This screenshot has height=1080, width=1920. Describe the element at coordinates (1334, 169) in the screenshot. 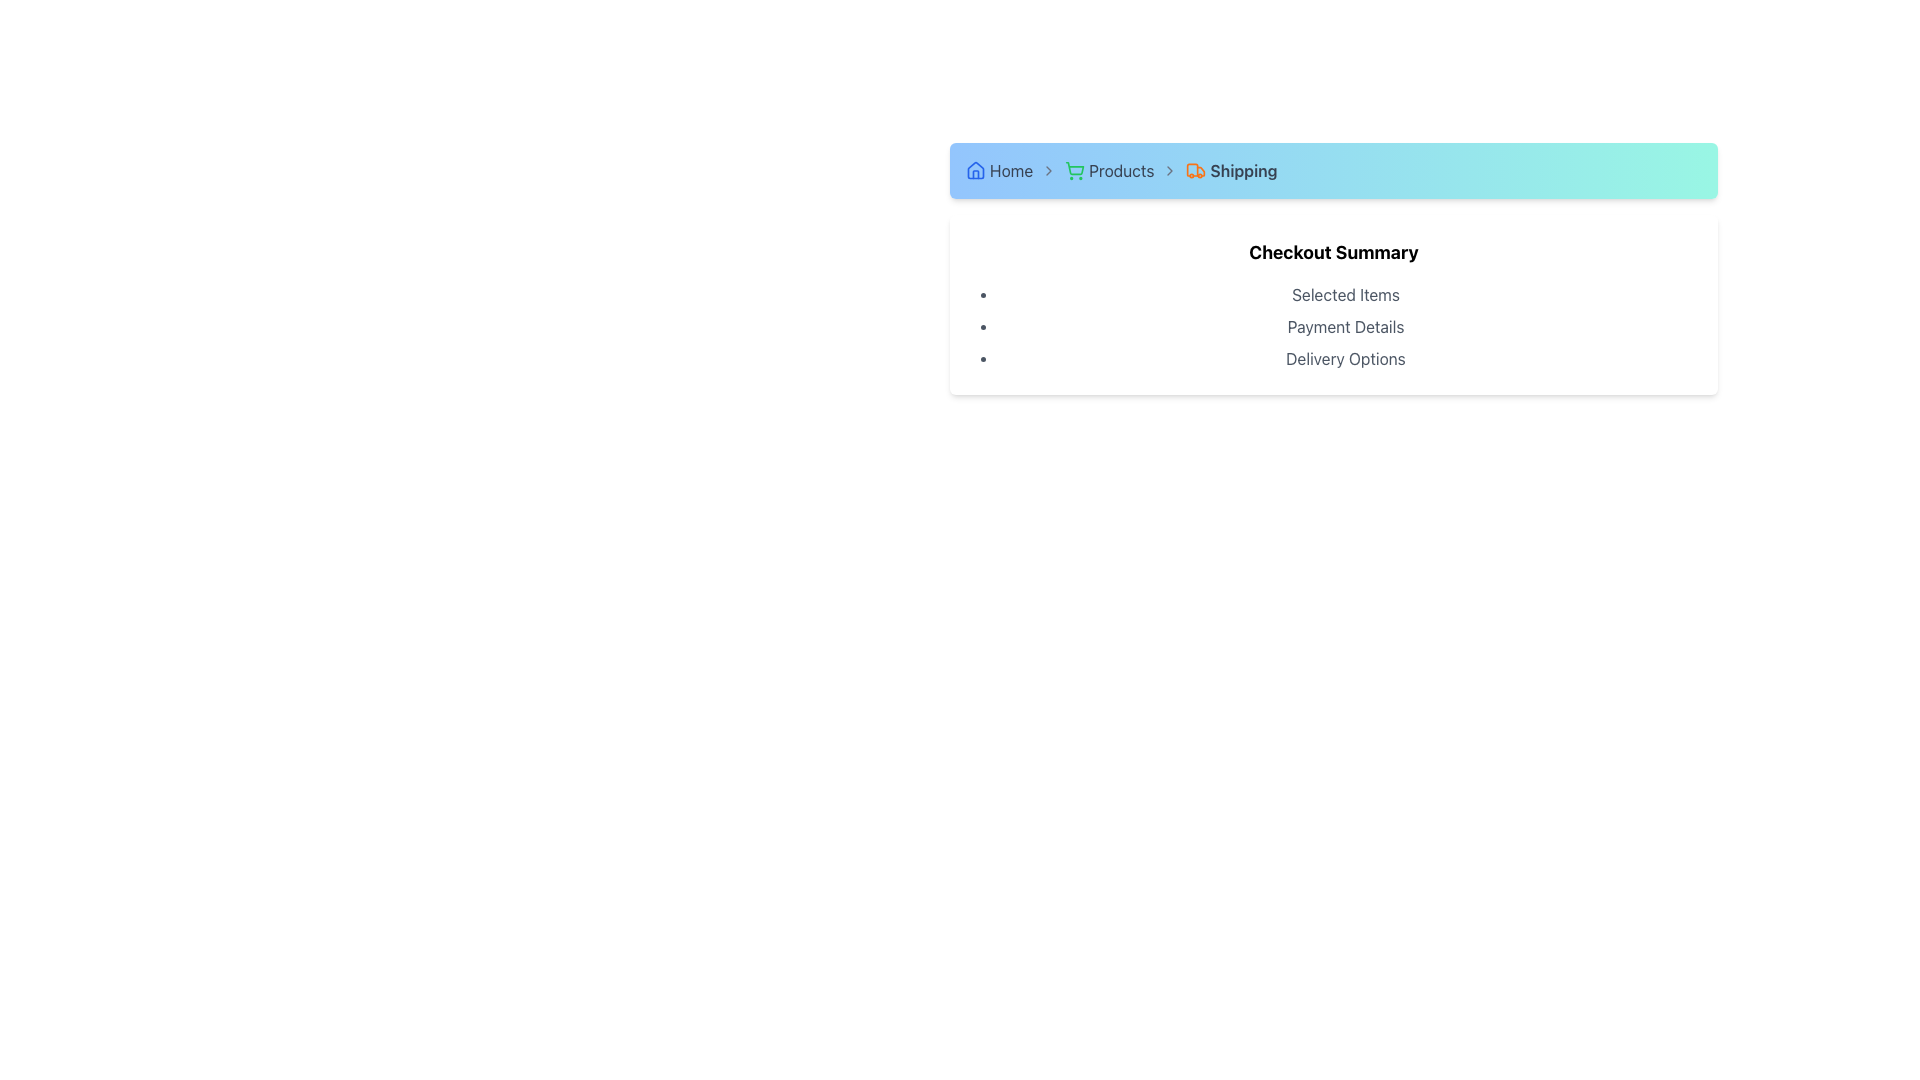

I see `the 'Shipping' breadcrumb in the Breadcrumb Navigation with a gradient background, rounded corners, and shadow effect to refresh the current page` at that location.